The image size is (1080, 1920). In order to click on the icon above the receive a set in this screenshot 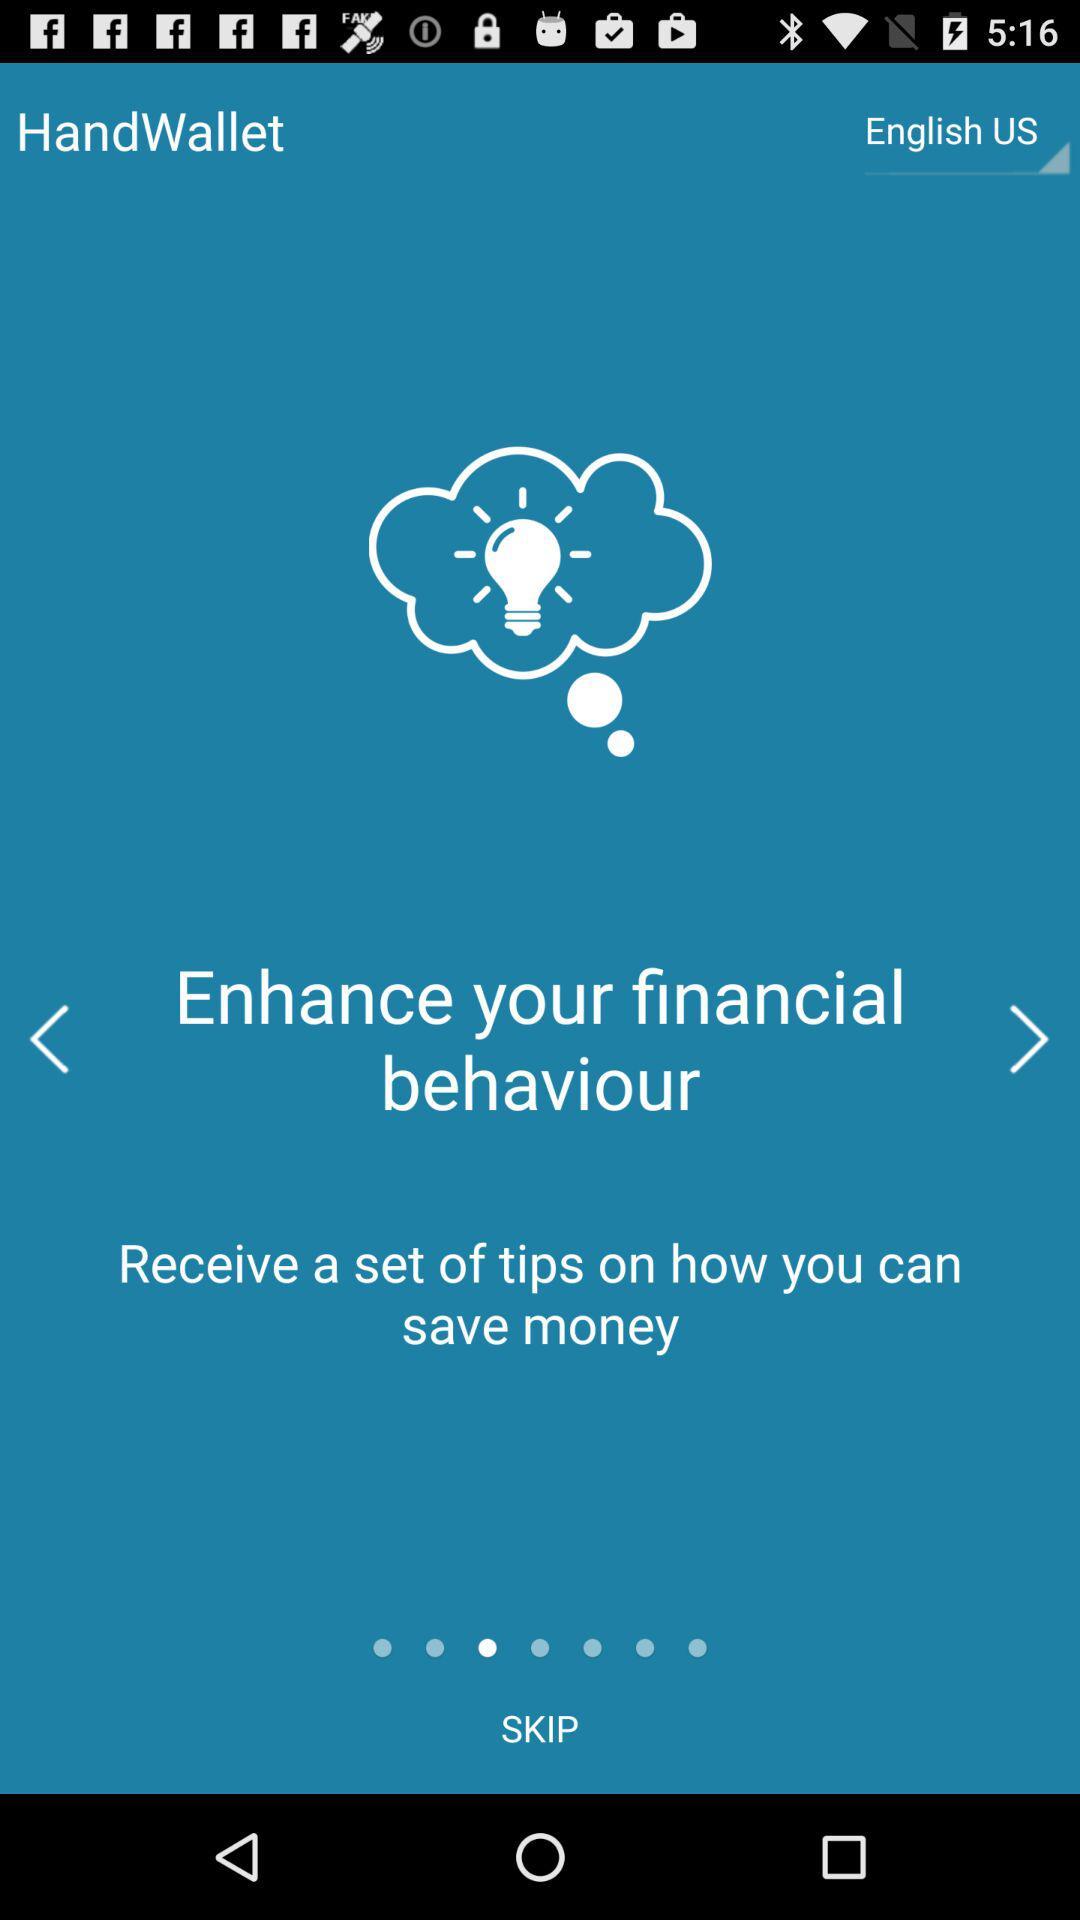, I will do `click(48, 1039)`.